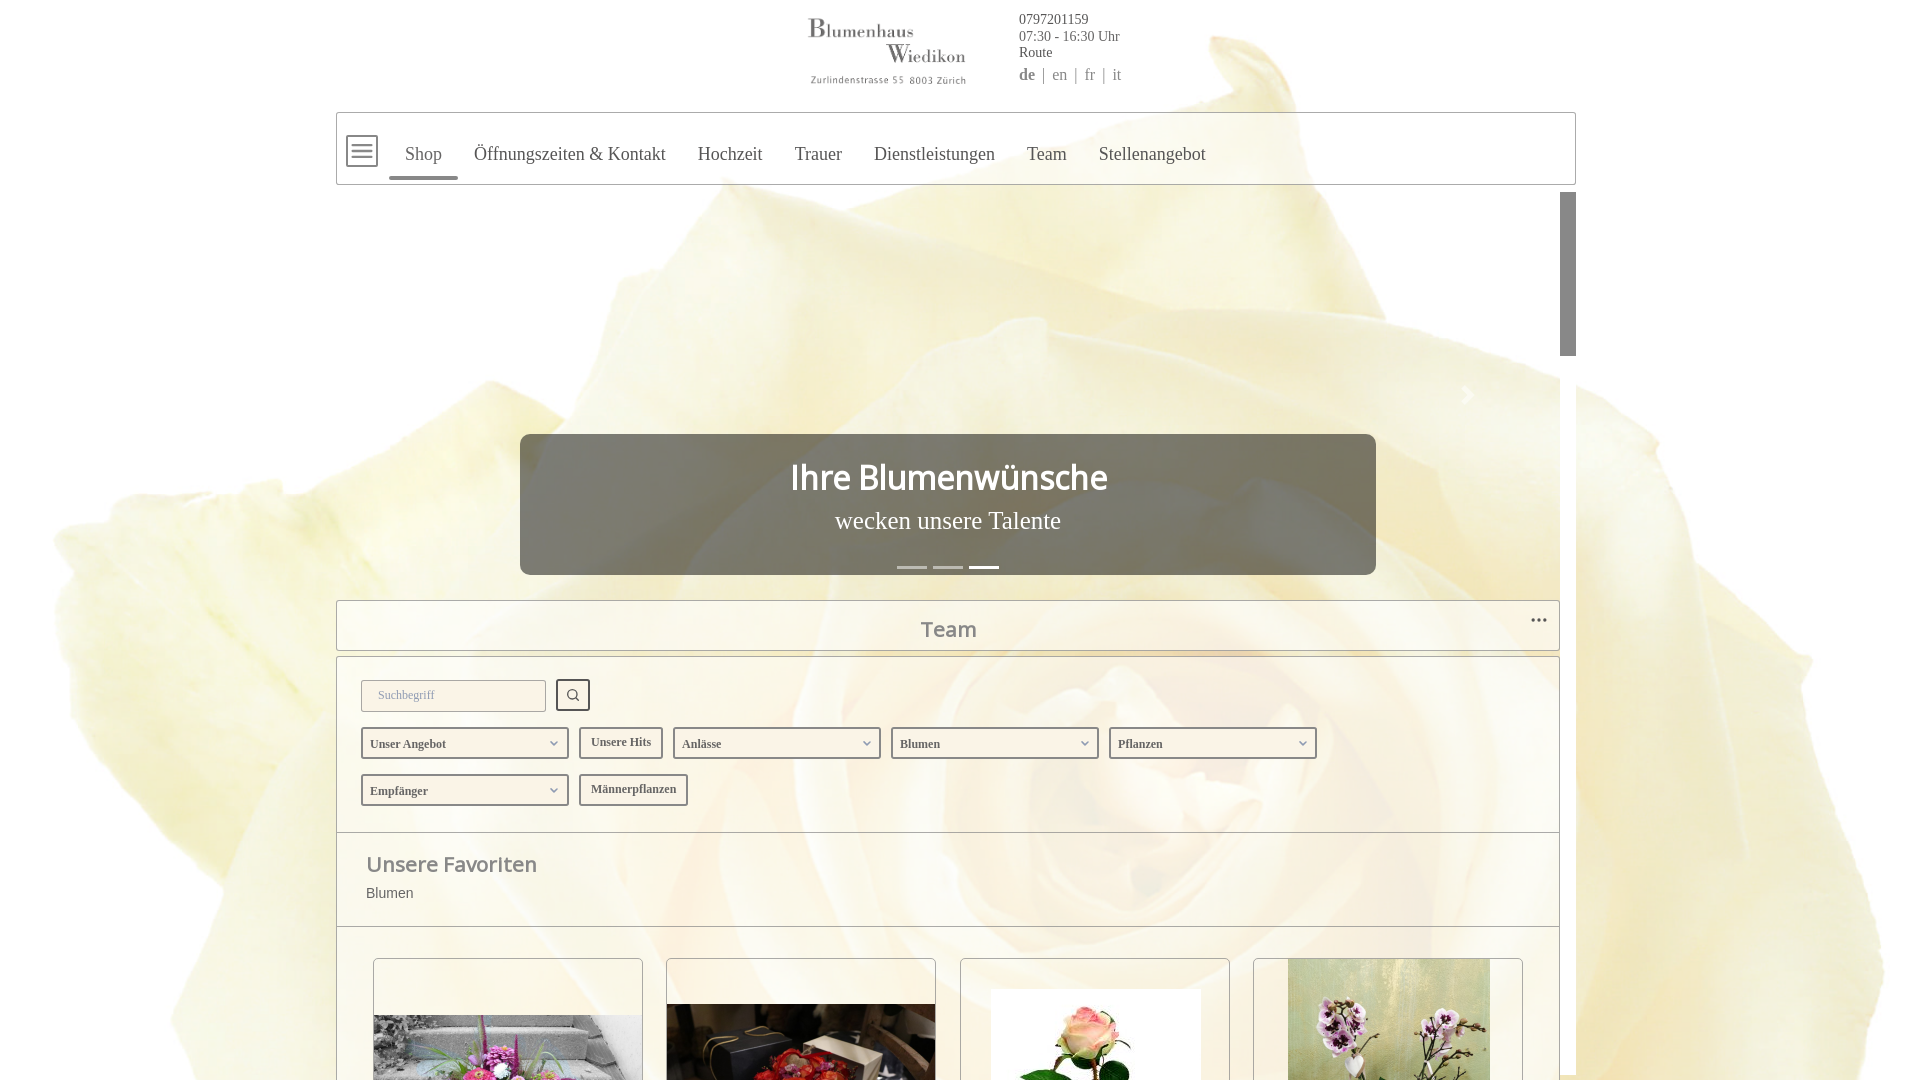 The height and width of the screenshot is (1080, 1920). I want to click on 'Dienstleistungen', so click(858, 144).